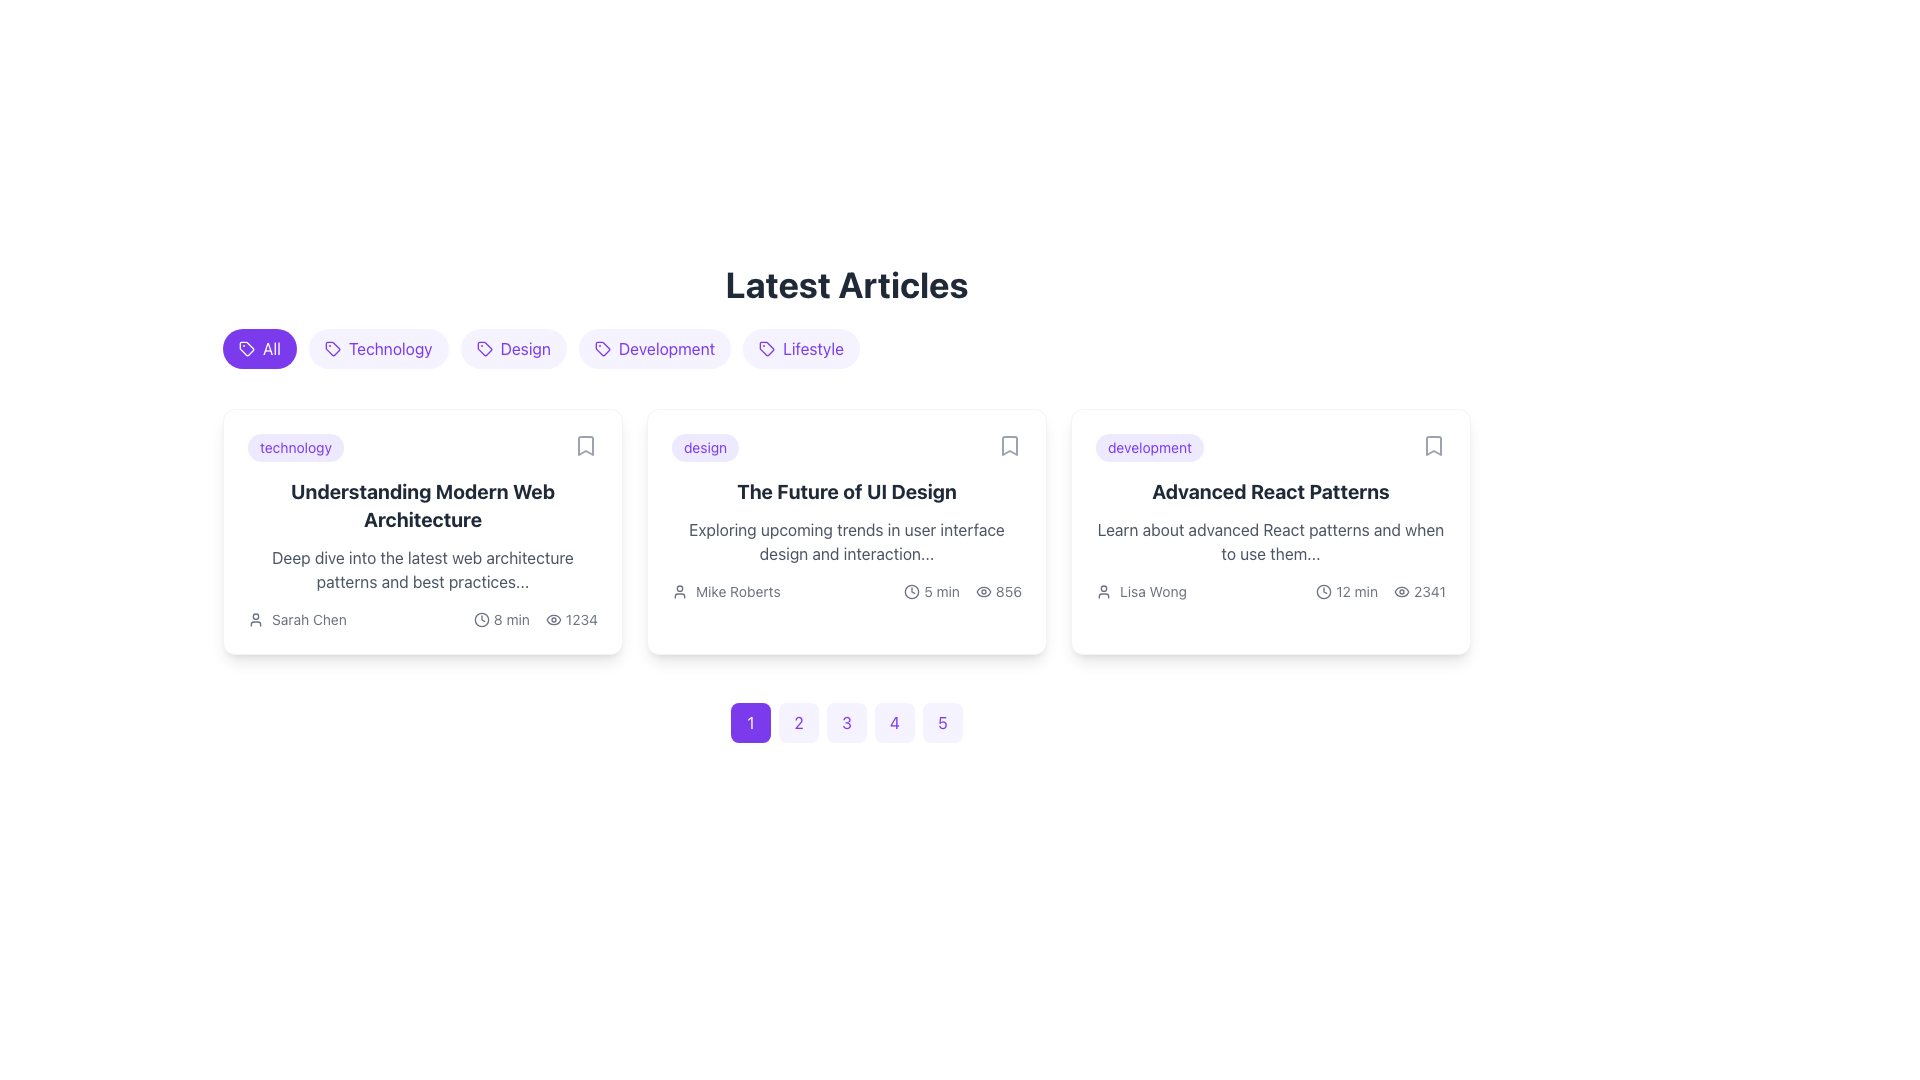 Image resolution: width=1920 pixels, height=1080 pixels. What do you see at coordinates (655, 347) in the screenshot?
I see `the fourth button in the horizontal list of navigational options under the 'Latest Articles' heading` at bounding box center [655, 347].